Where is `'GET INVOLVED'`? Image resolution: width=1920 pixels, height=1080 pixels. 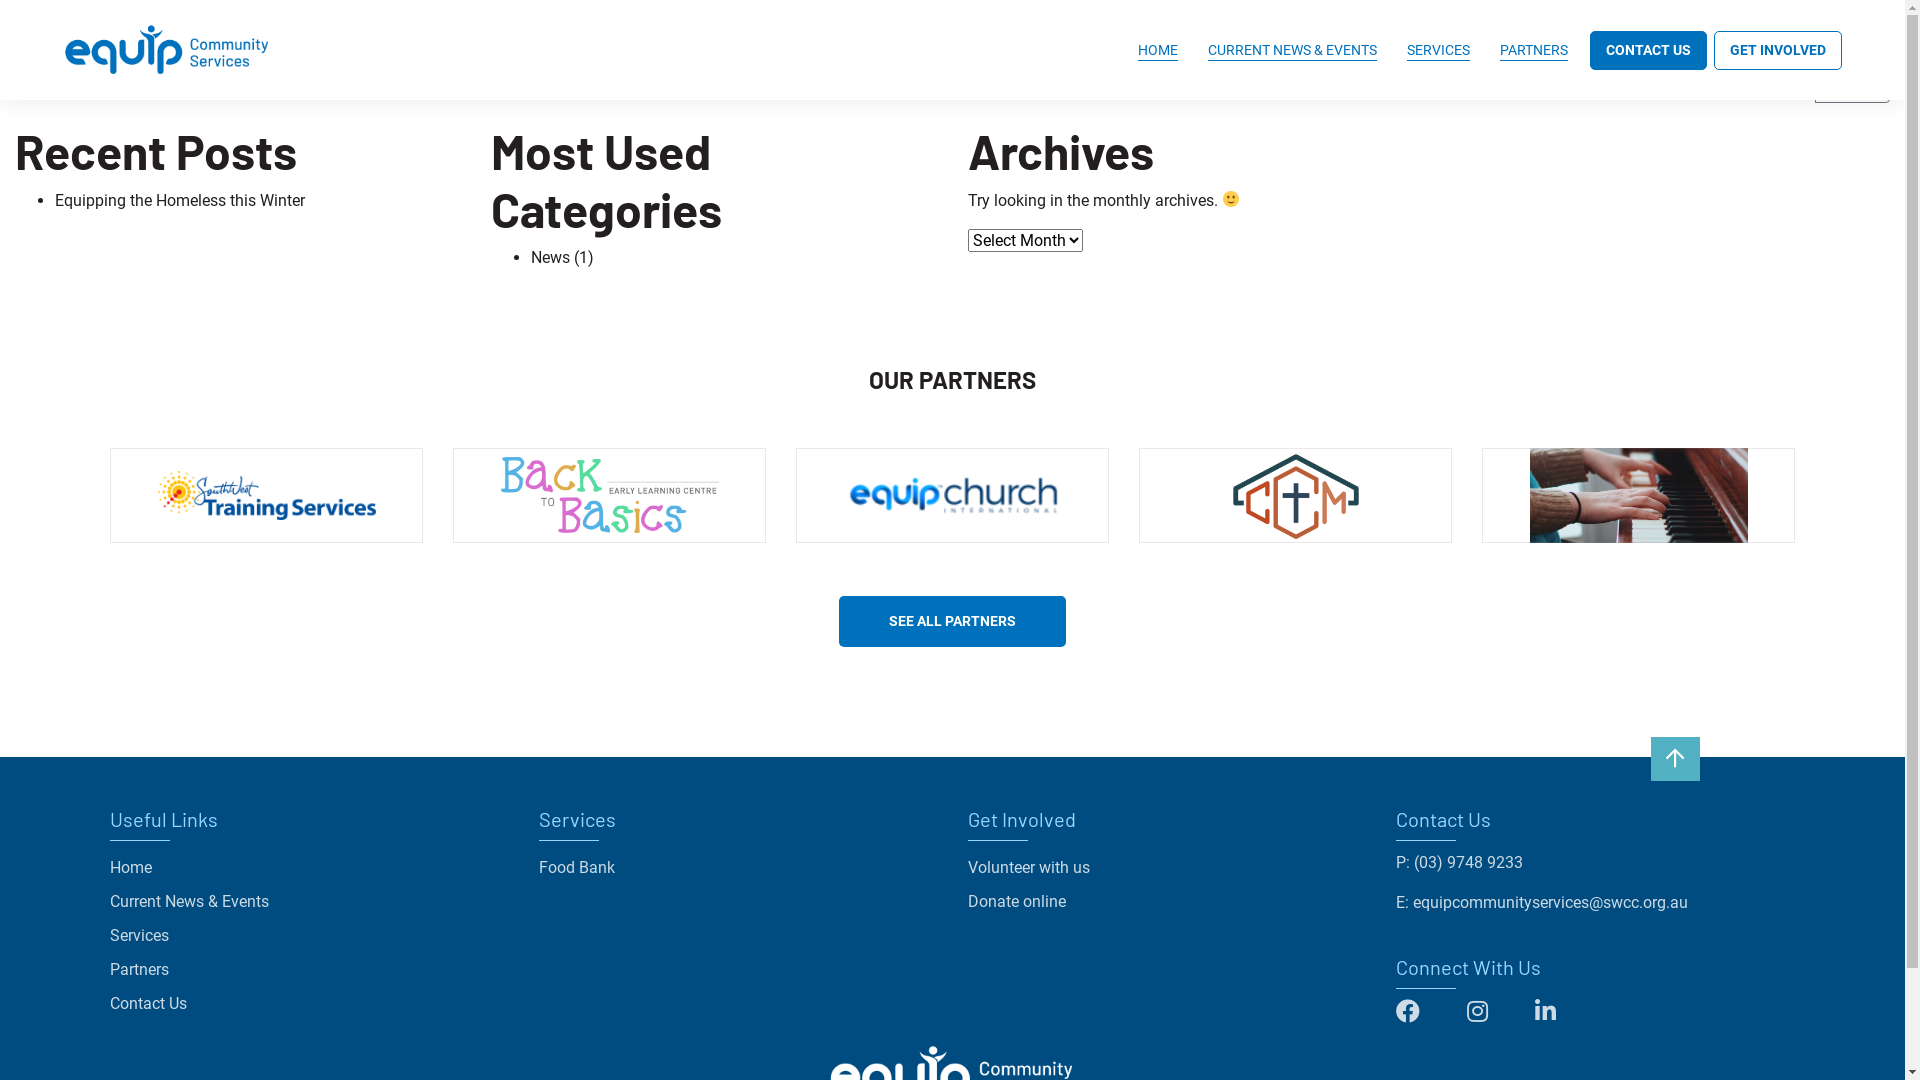
'GET INVOLVED' is located at coordinates (1712, 48).